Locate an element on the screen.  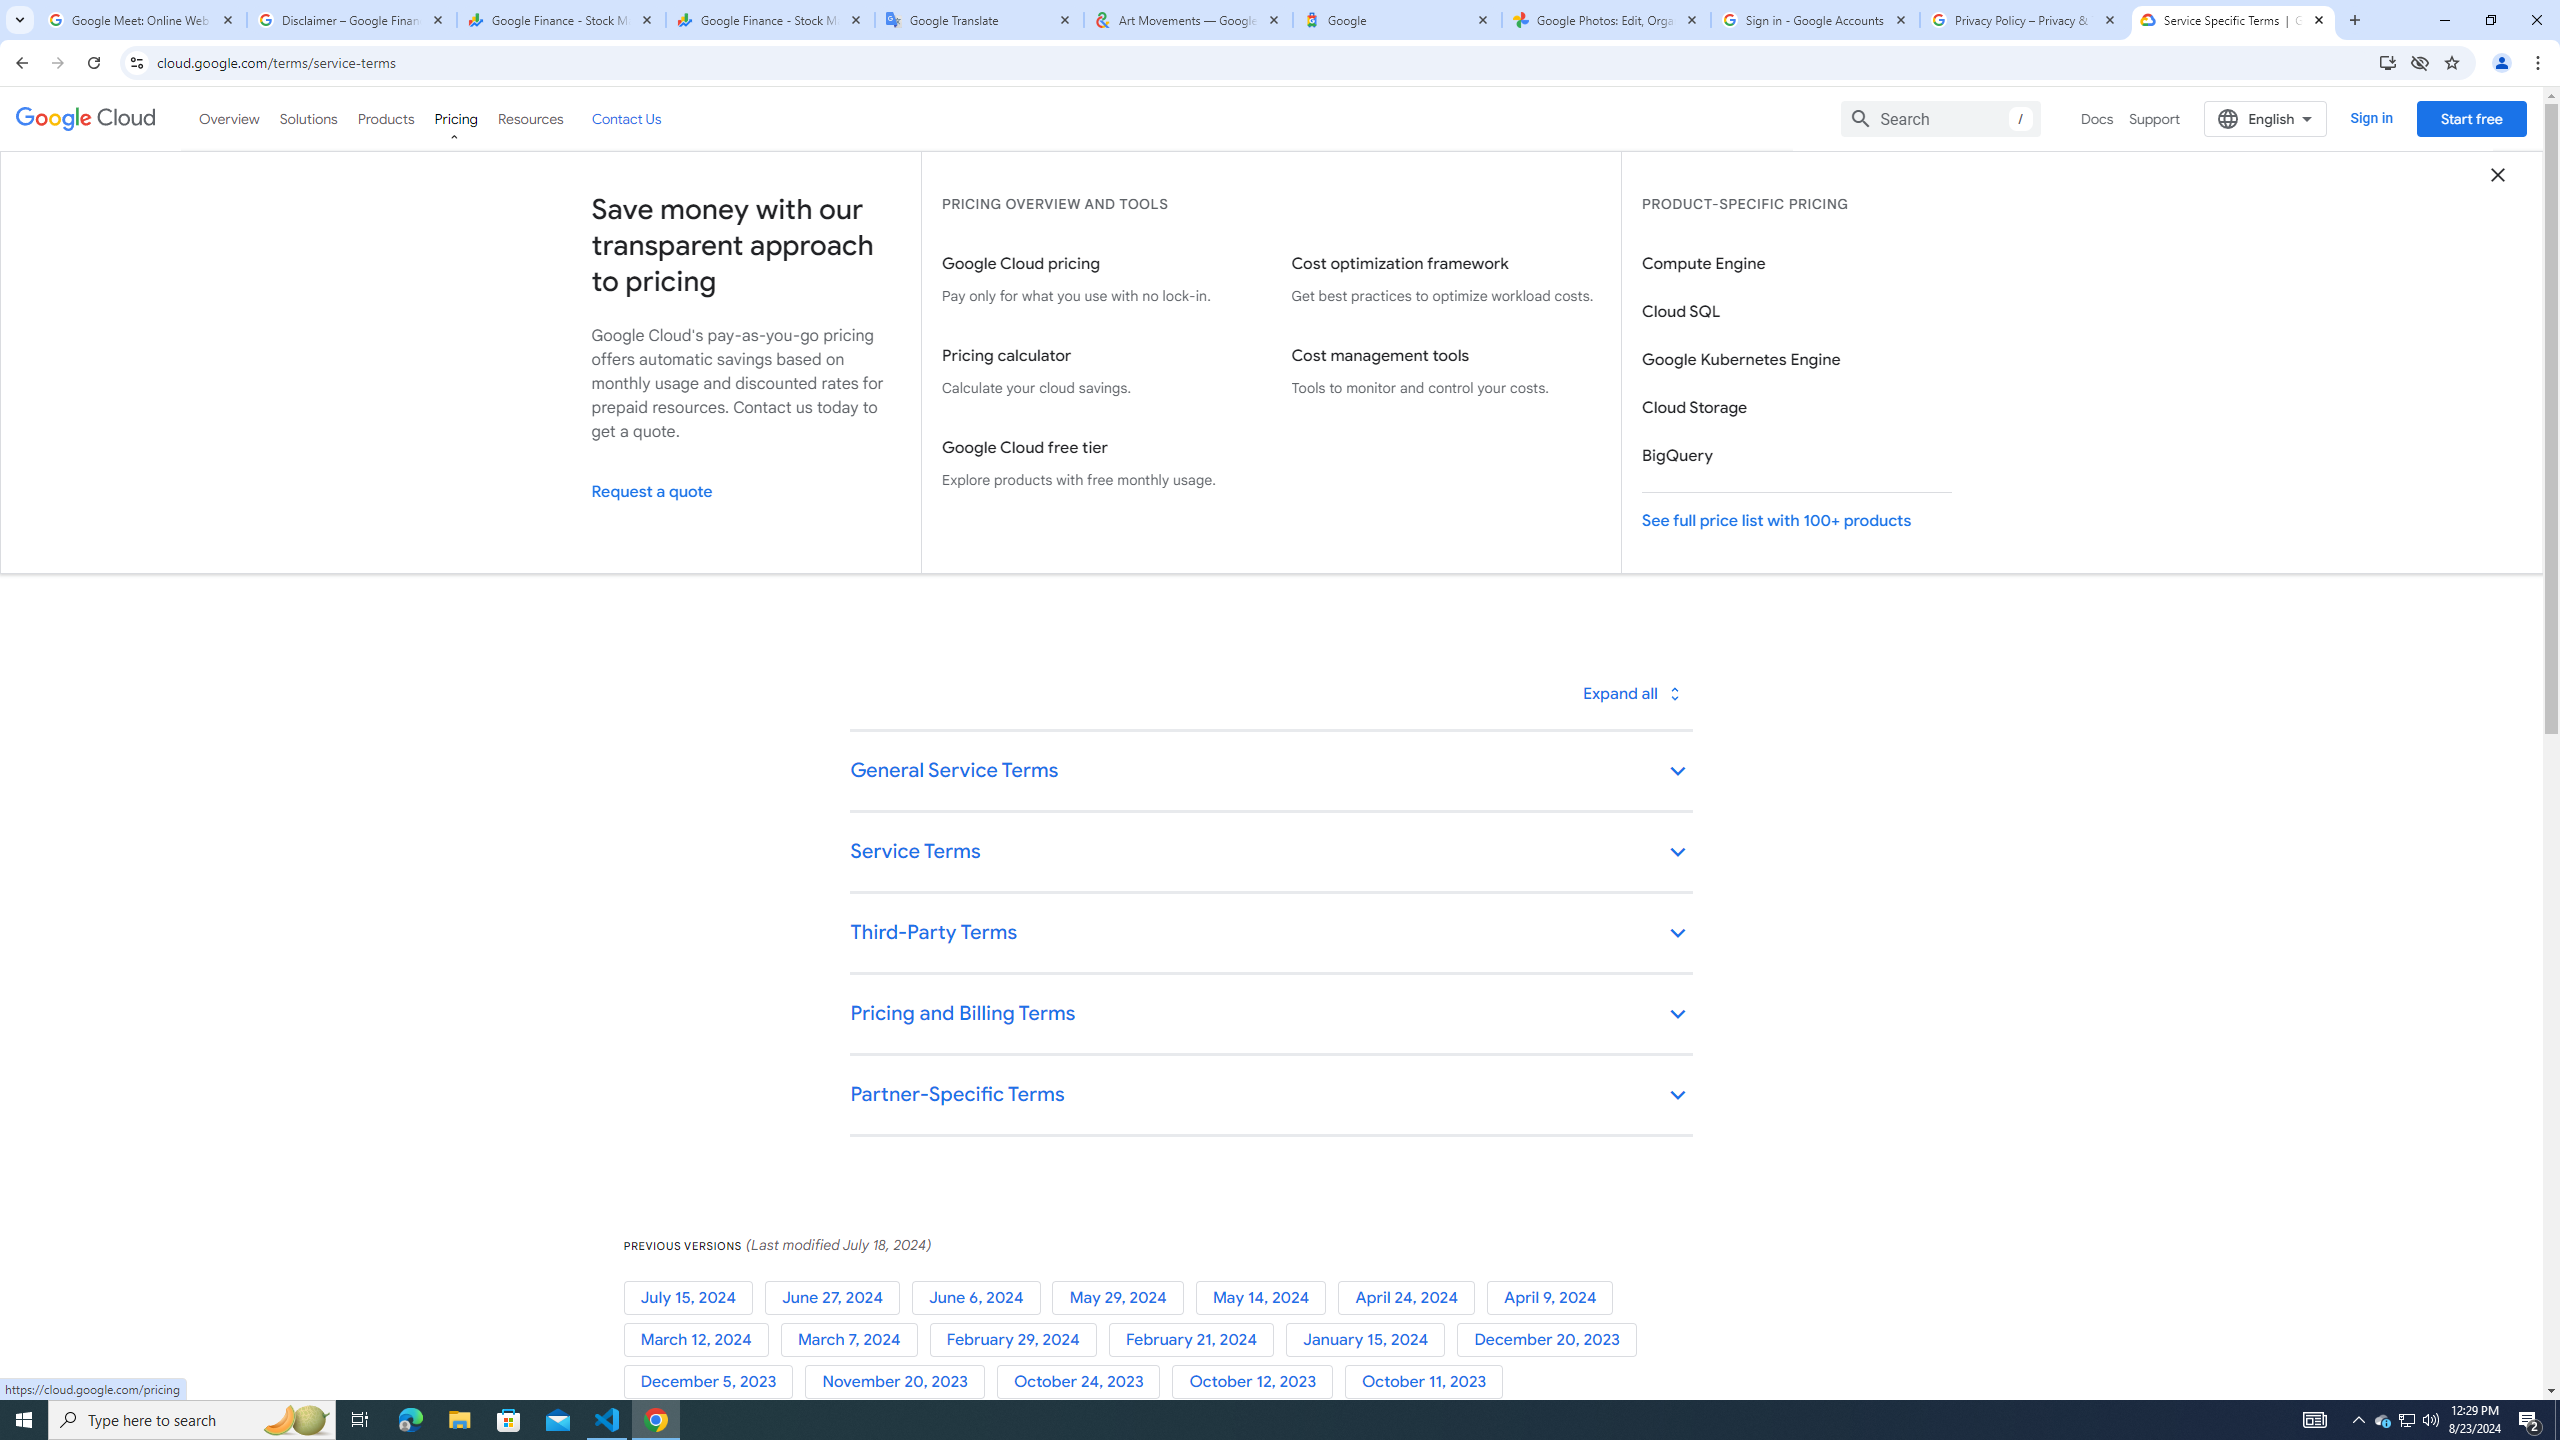
'See full price list with 100+ products' is located at coordinates (1794, 520).